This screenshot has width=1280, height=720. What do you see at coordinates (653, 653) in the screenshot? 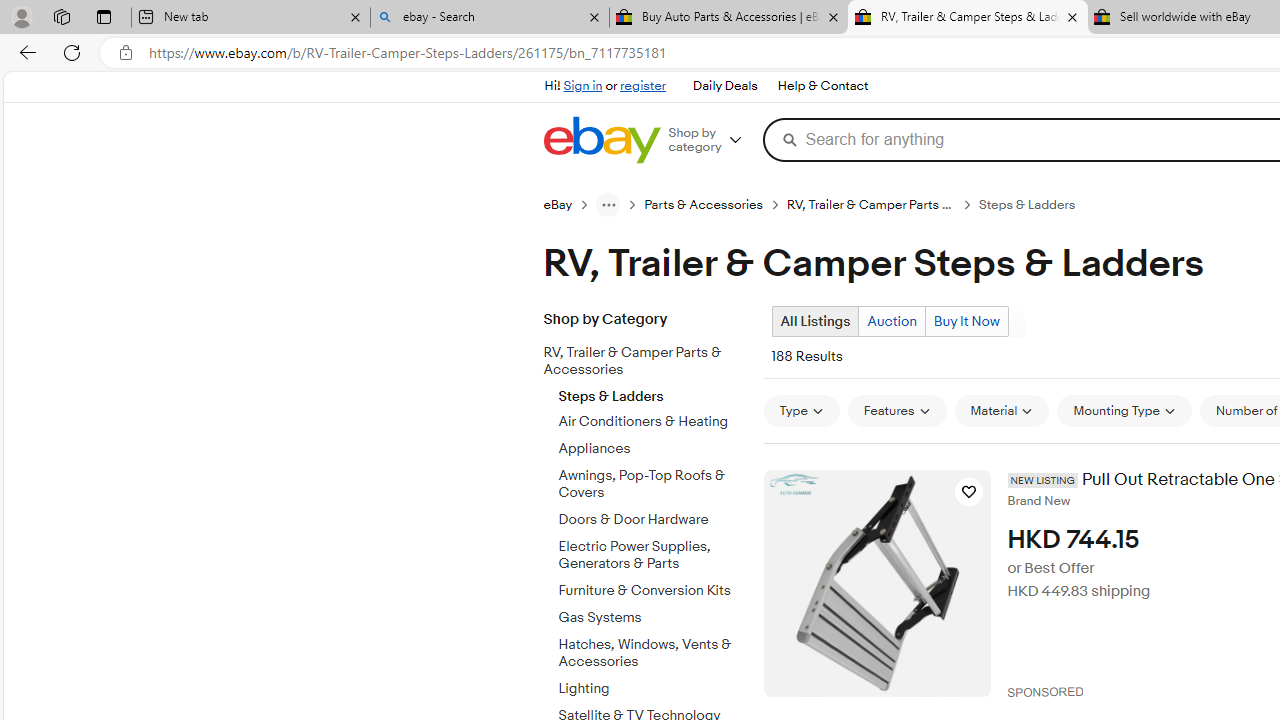
I see `'Hatches, Windows, Vents & Accessories'` at bounding box center [653, 653].